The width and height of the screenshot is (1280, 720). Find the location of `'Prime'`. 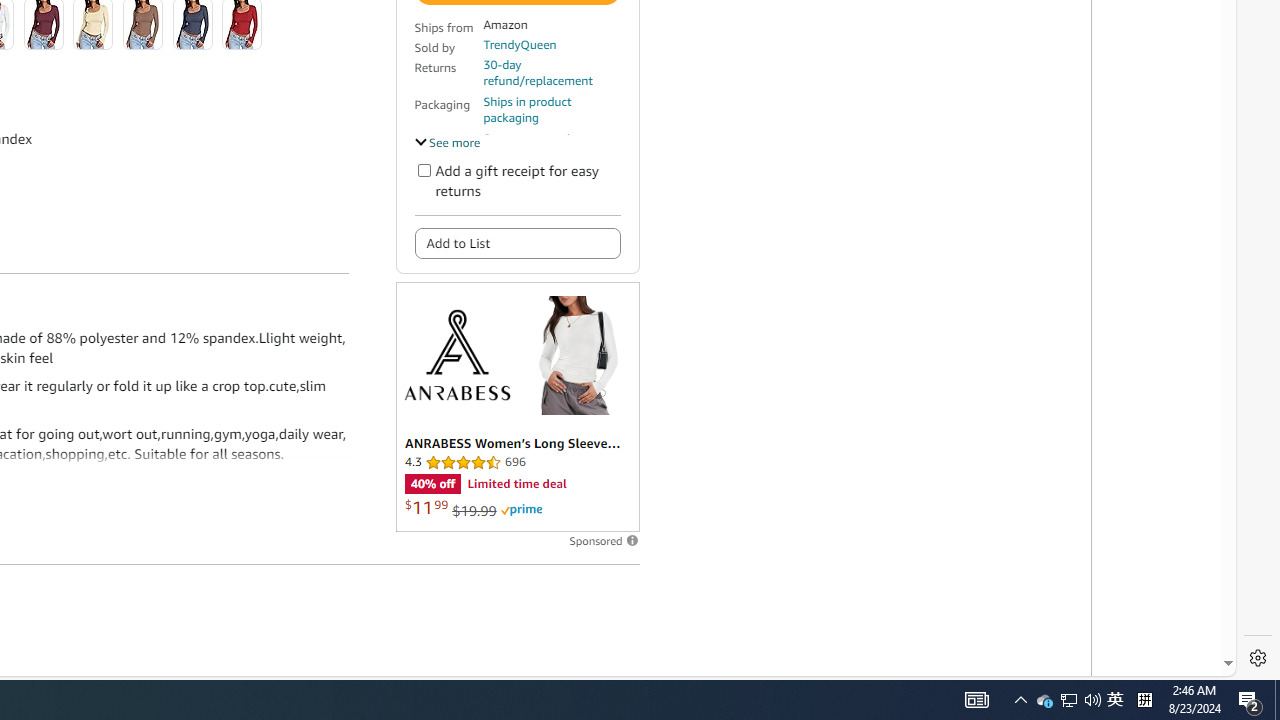

'Prime' is located at coordinates (521, 509).